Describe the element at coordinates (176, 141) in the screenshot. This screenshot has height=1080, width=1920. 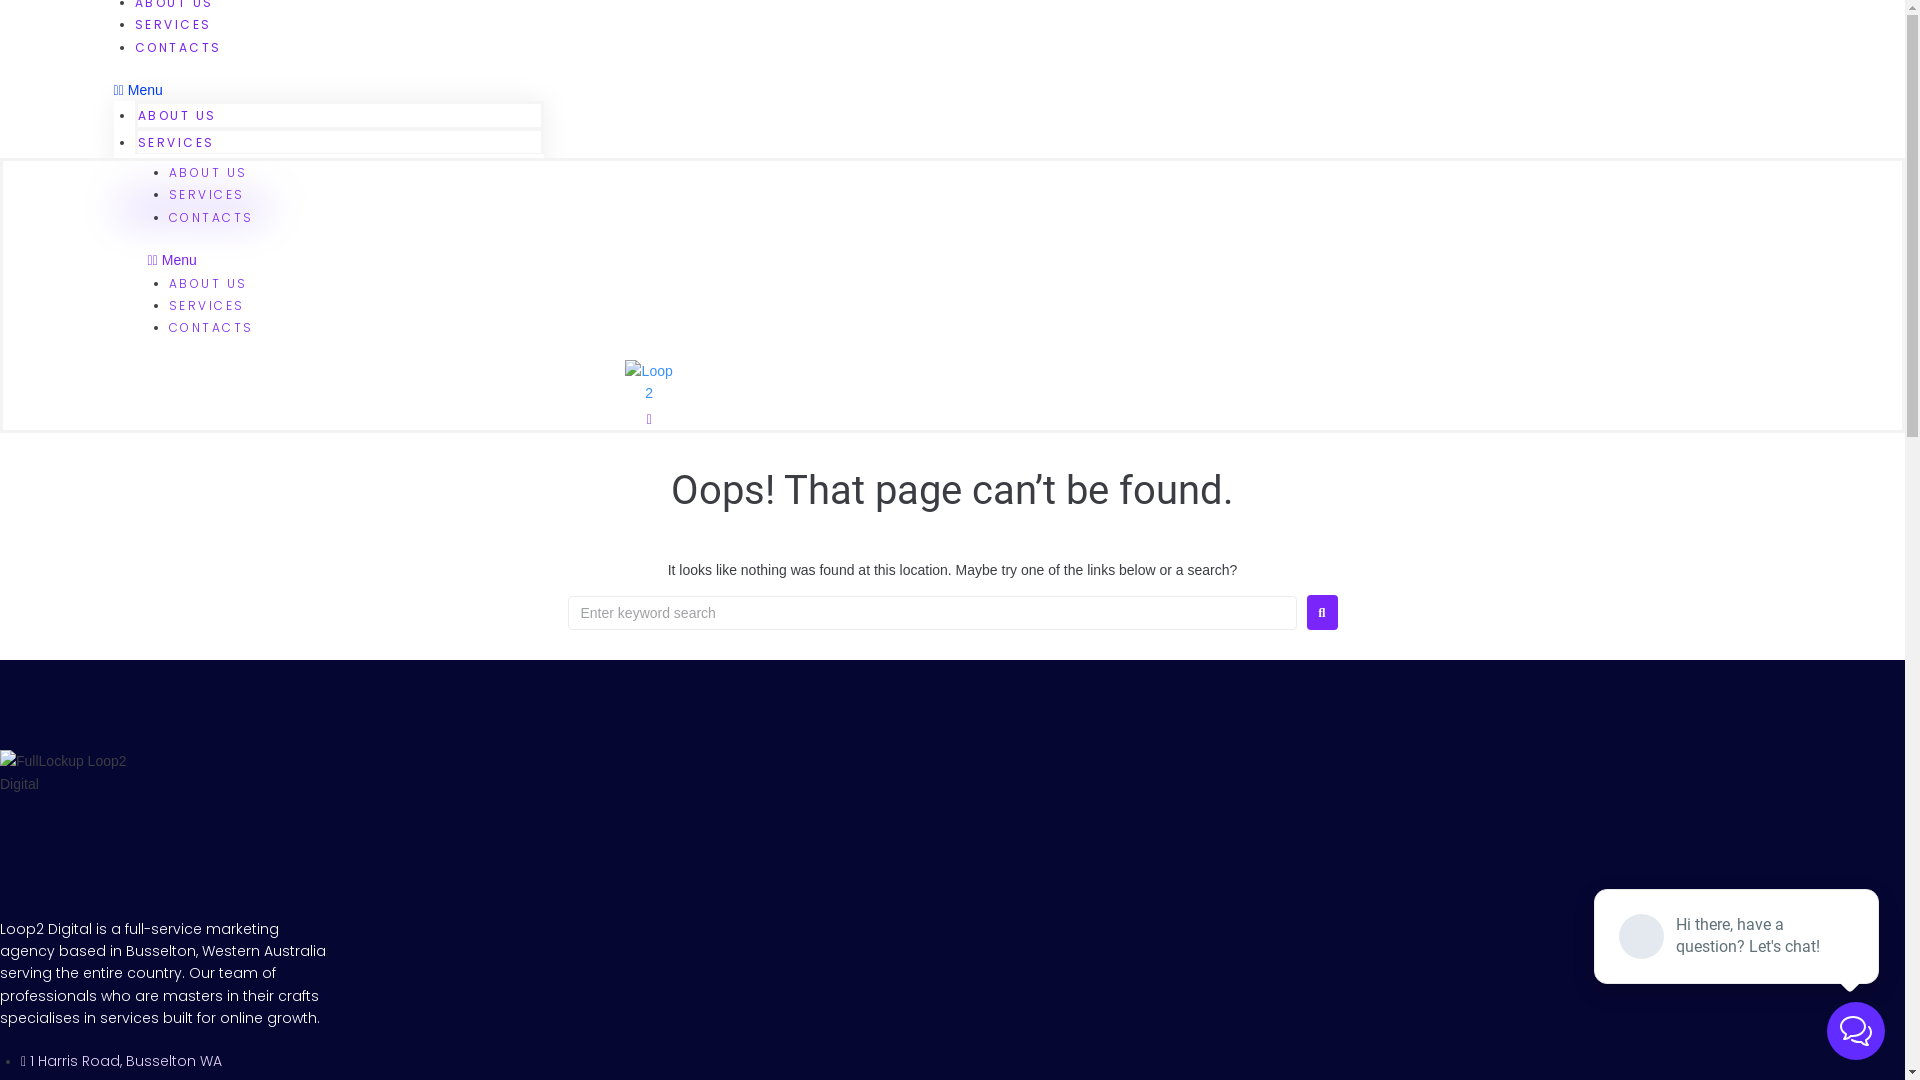
I see `'SERVICES'` at that location.